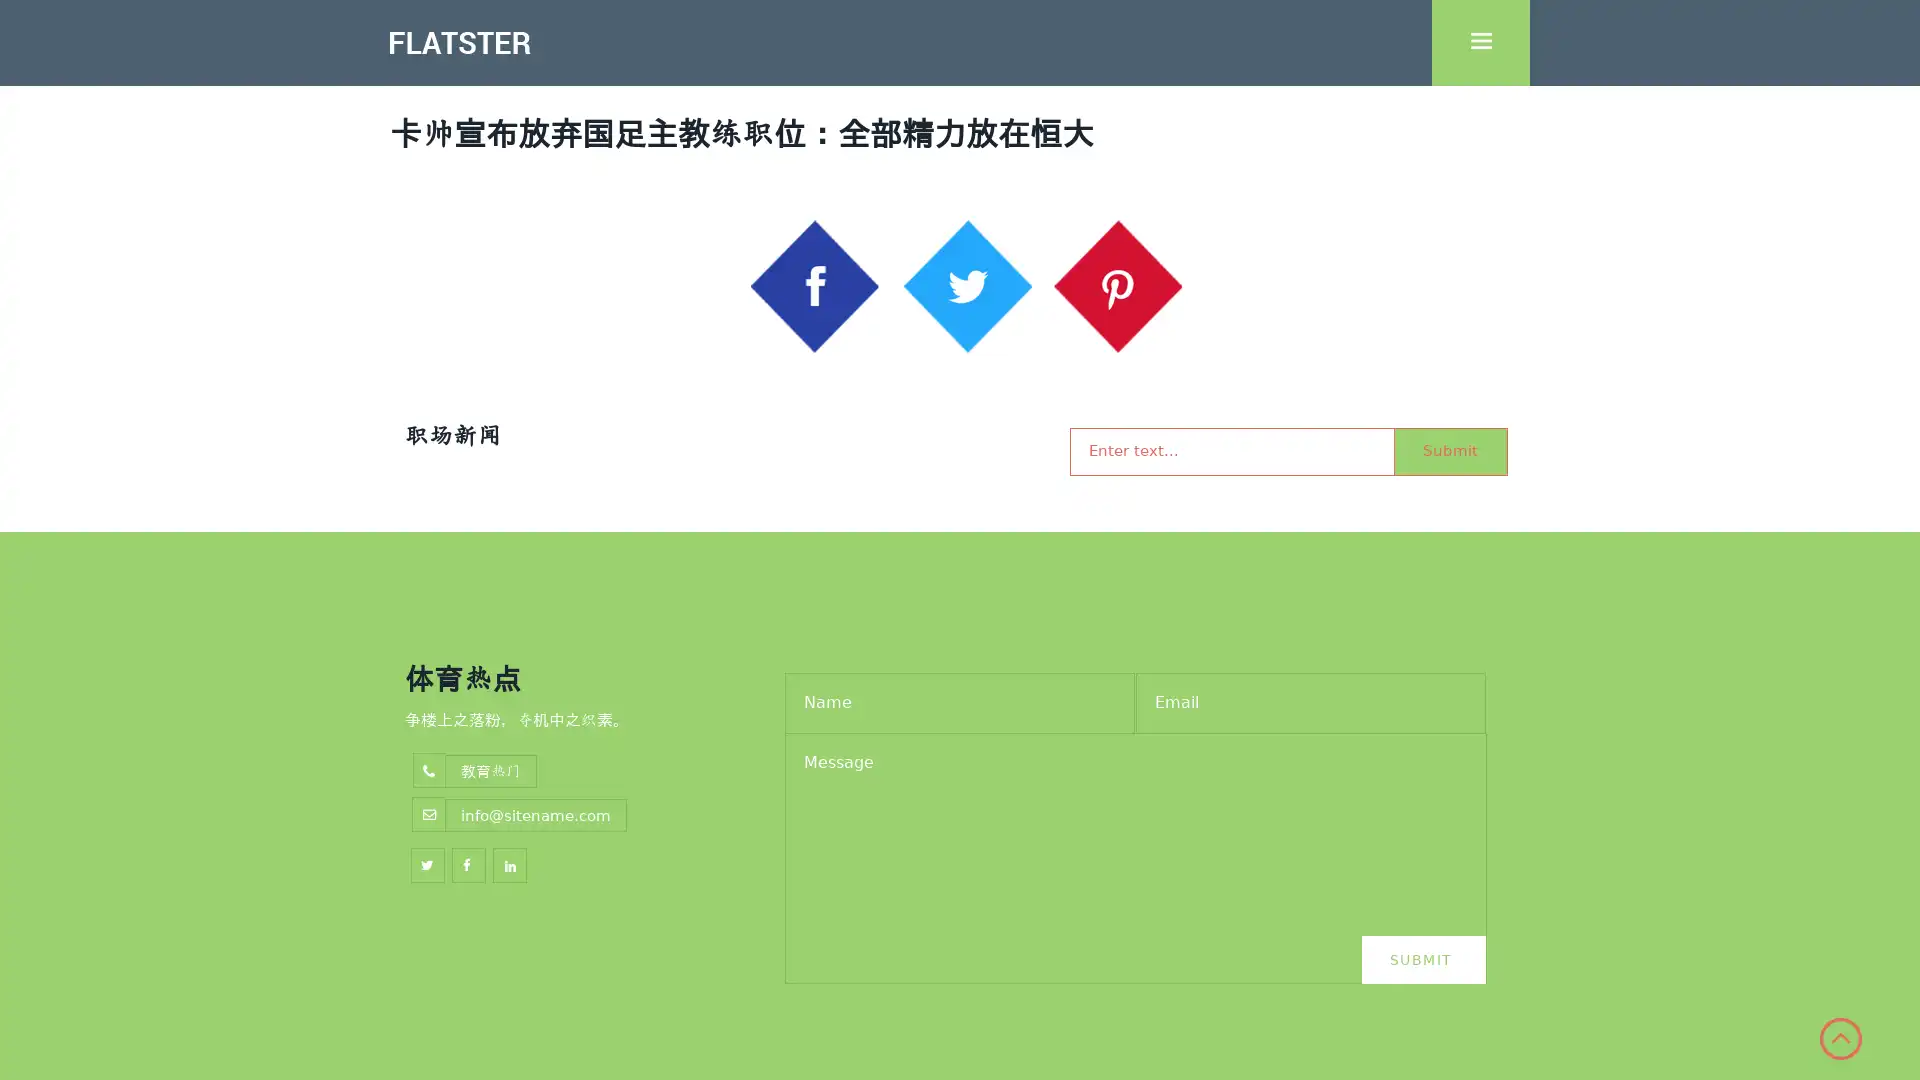  Describe the element at coordinates (1422, 958) in the screenshot. I see `Submit` at that location.